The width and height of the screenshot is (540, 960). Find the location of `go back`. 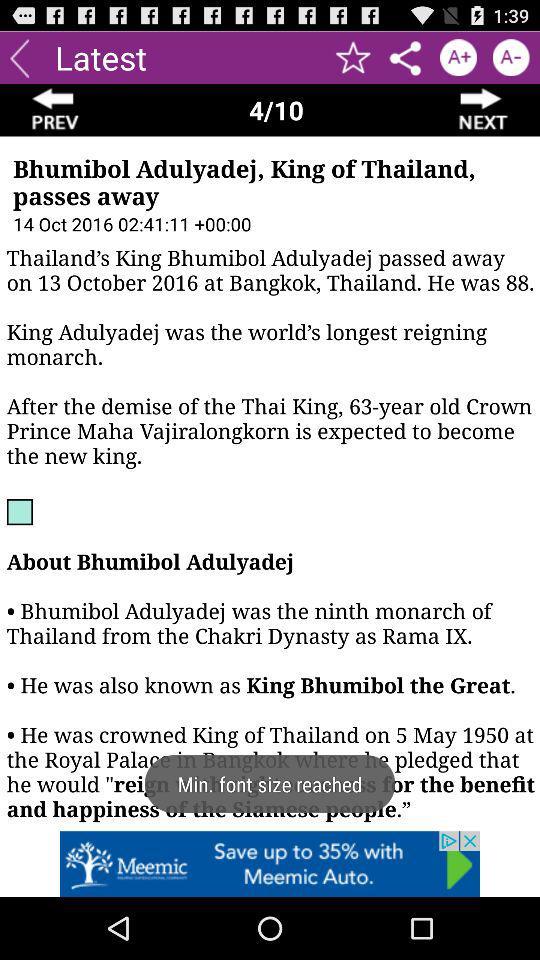

go back is located at coordinates (55, 110).